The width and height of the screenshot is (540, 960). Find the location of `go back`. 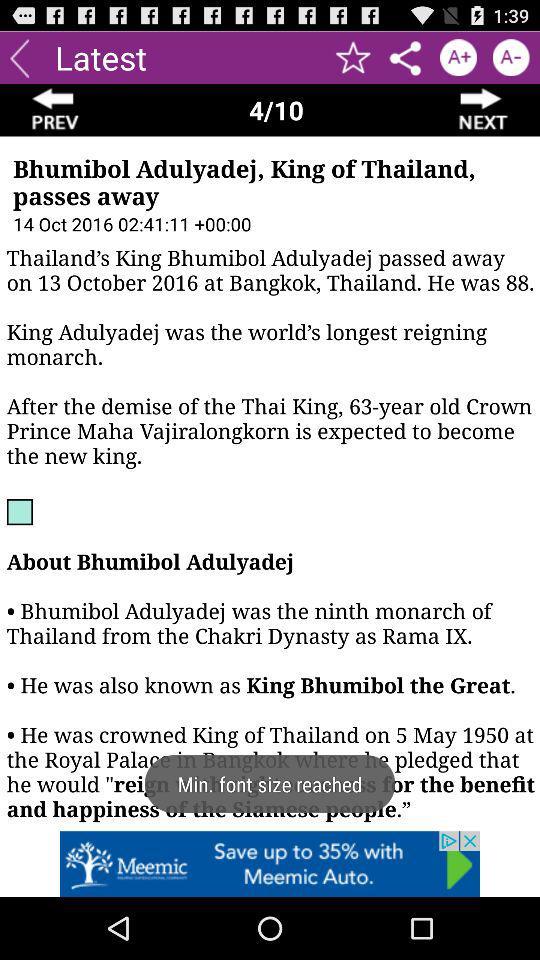

go back is located at coordinates (55, 110).